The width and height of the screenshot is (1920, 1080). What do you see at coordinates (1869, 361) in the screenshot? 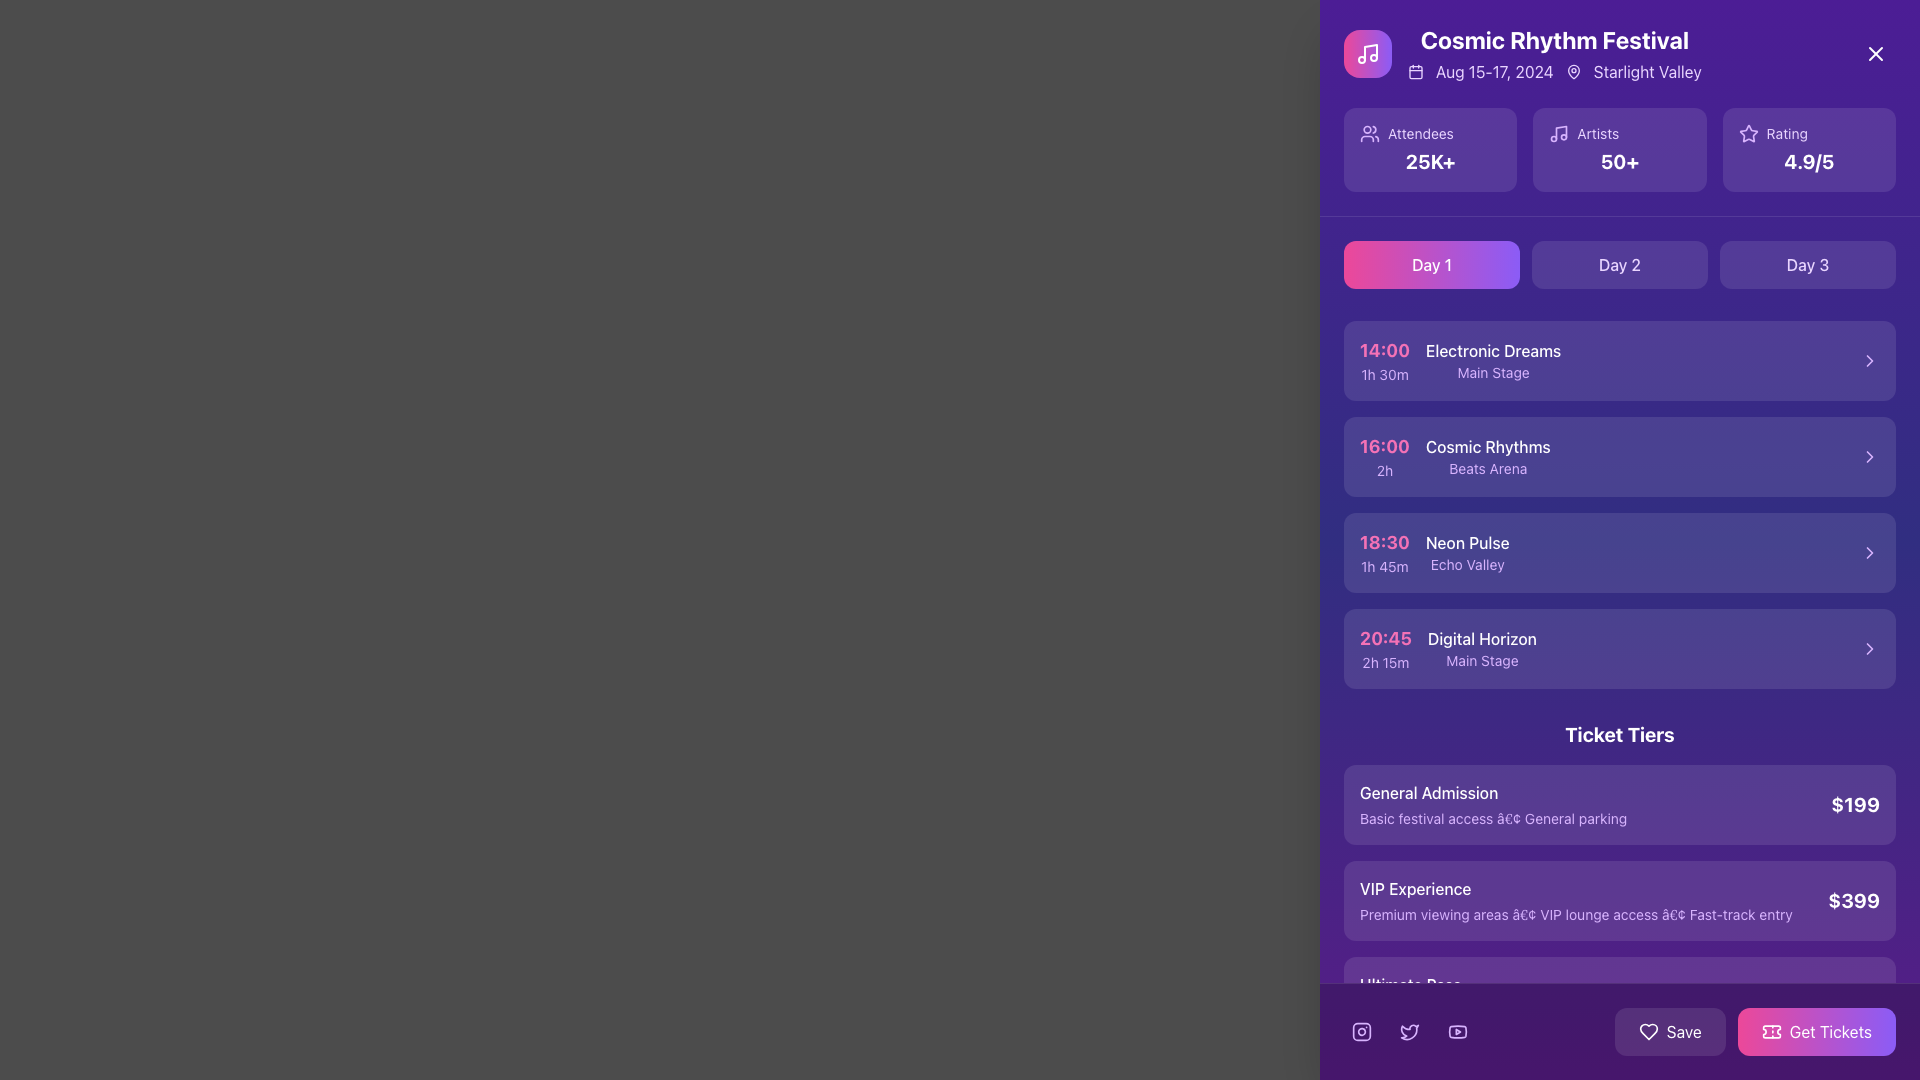
I see `the Chevron Right icon, a minimalistic purple arrow, located at the far right end of the row for the event 'Electronic Dreams'` at bounding box center [1869, 361].